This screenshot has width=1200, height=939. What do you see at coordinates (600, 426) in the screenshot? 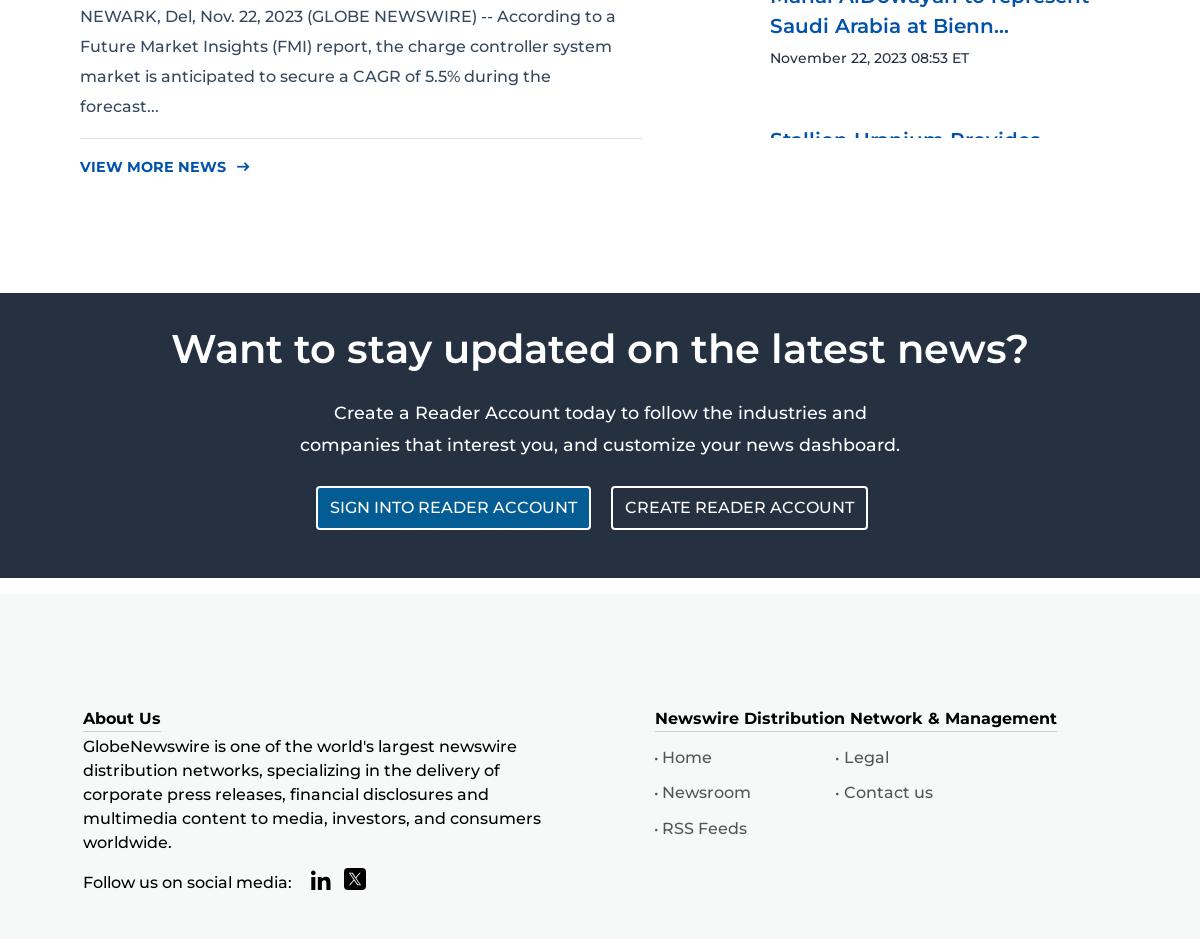
I see `'Create a Reader Account today to follow the industries and companies that interest you, and customize your news dashboard.'` at bounding box center [600, 426].